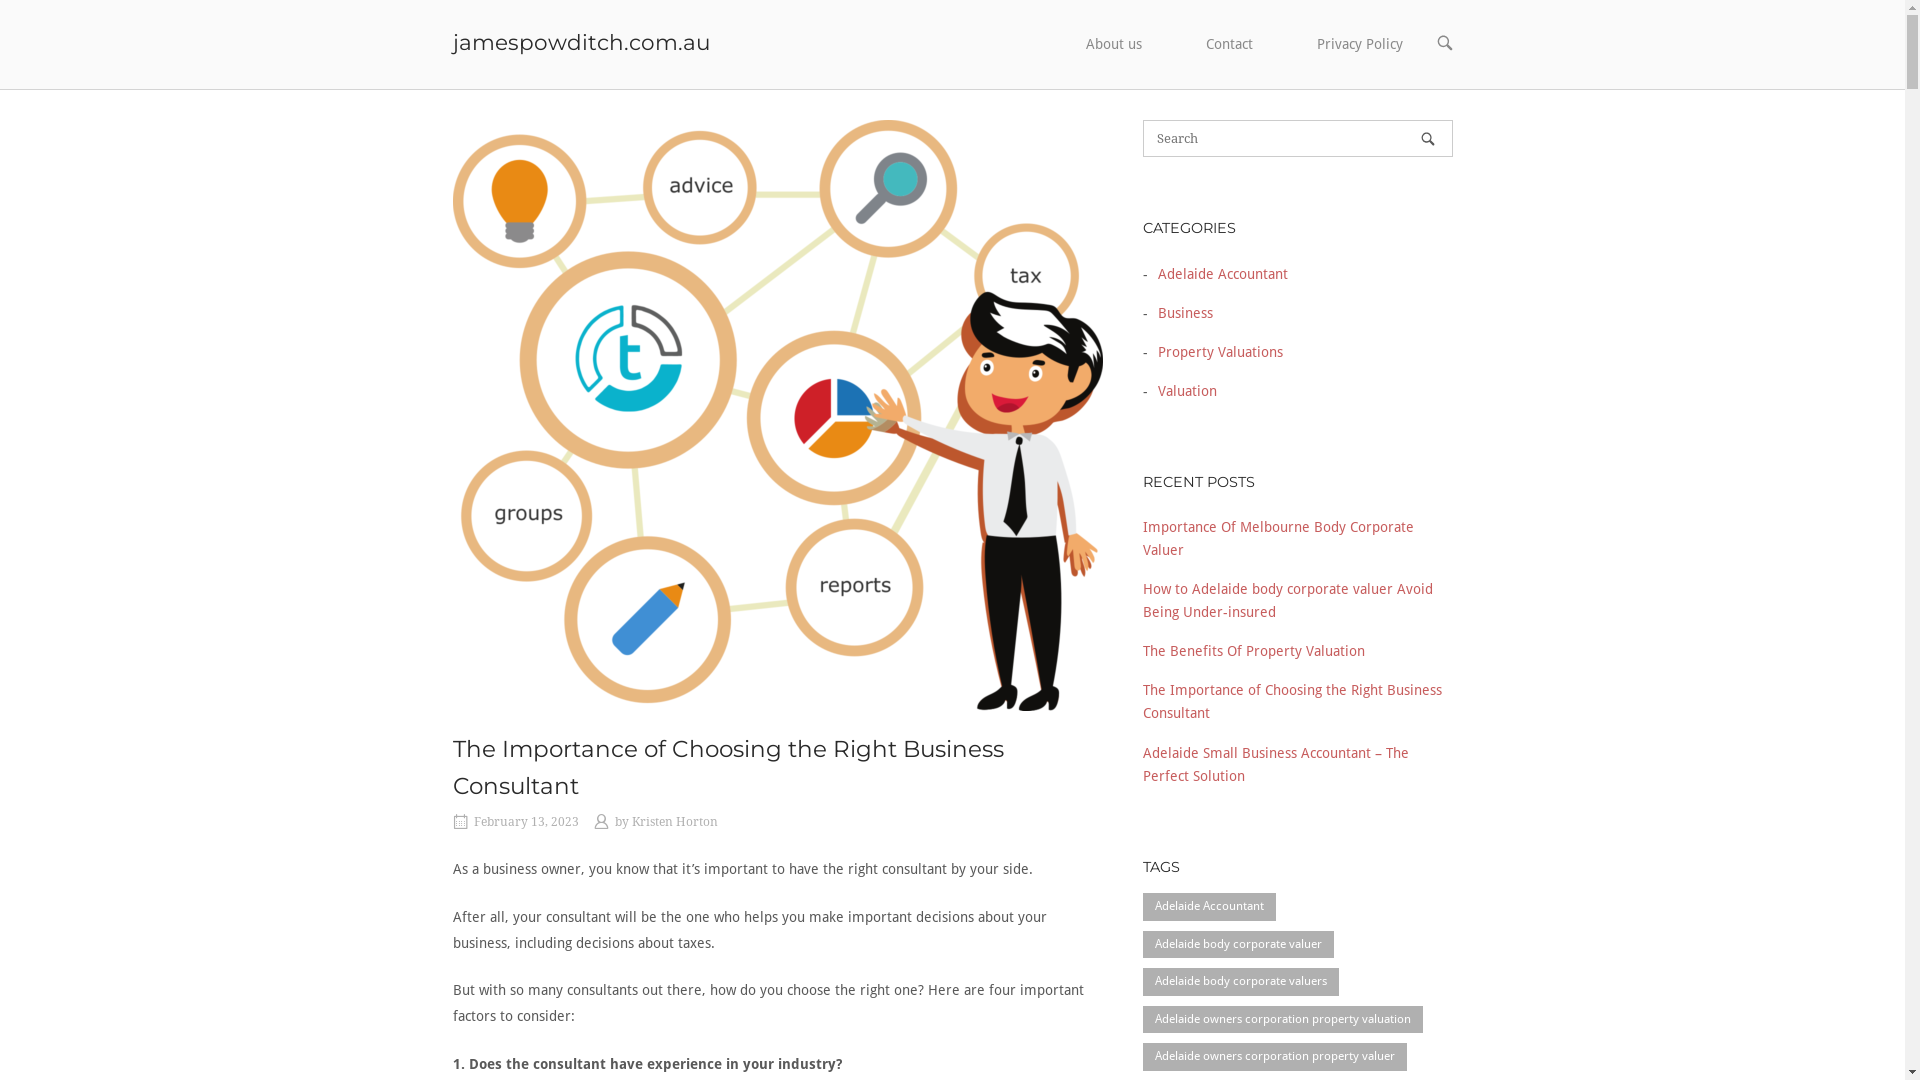 The width and height of the screenshot is (1920, 1080). Describe the element at coordinates (1142, 1055) in the screenshot. I see `'Adelaide owners corporation property valuer'` at that location.